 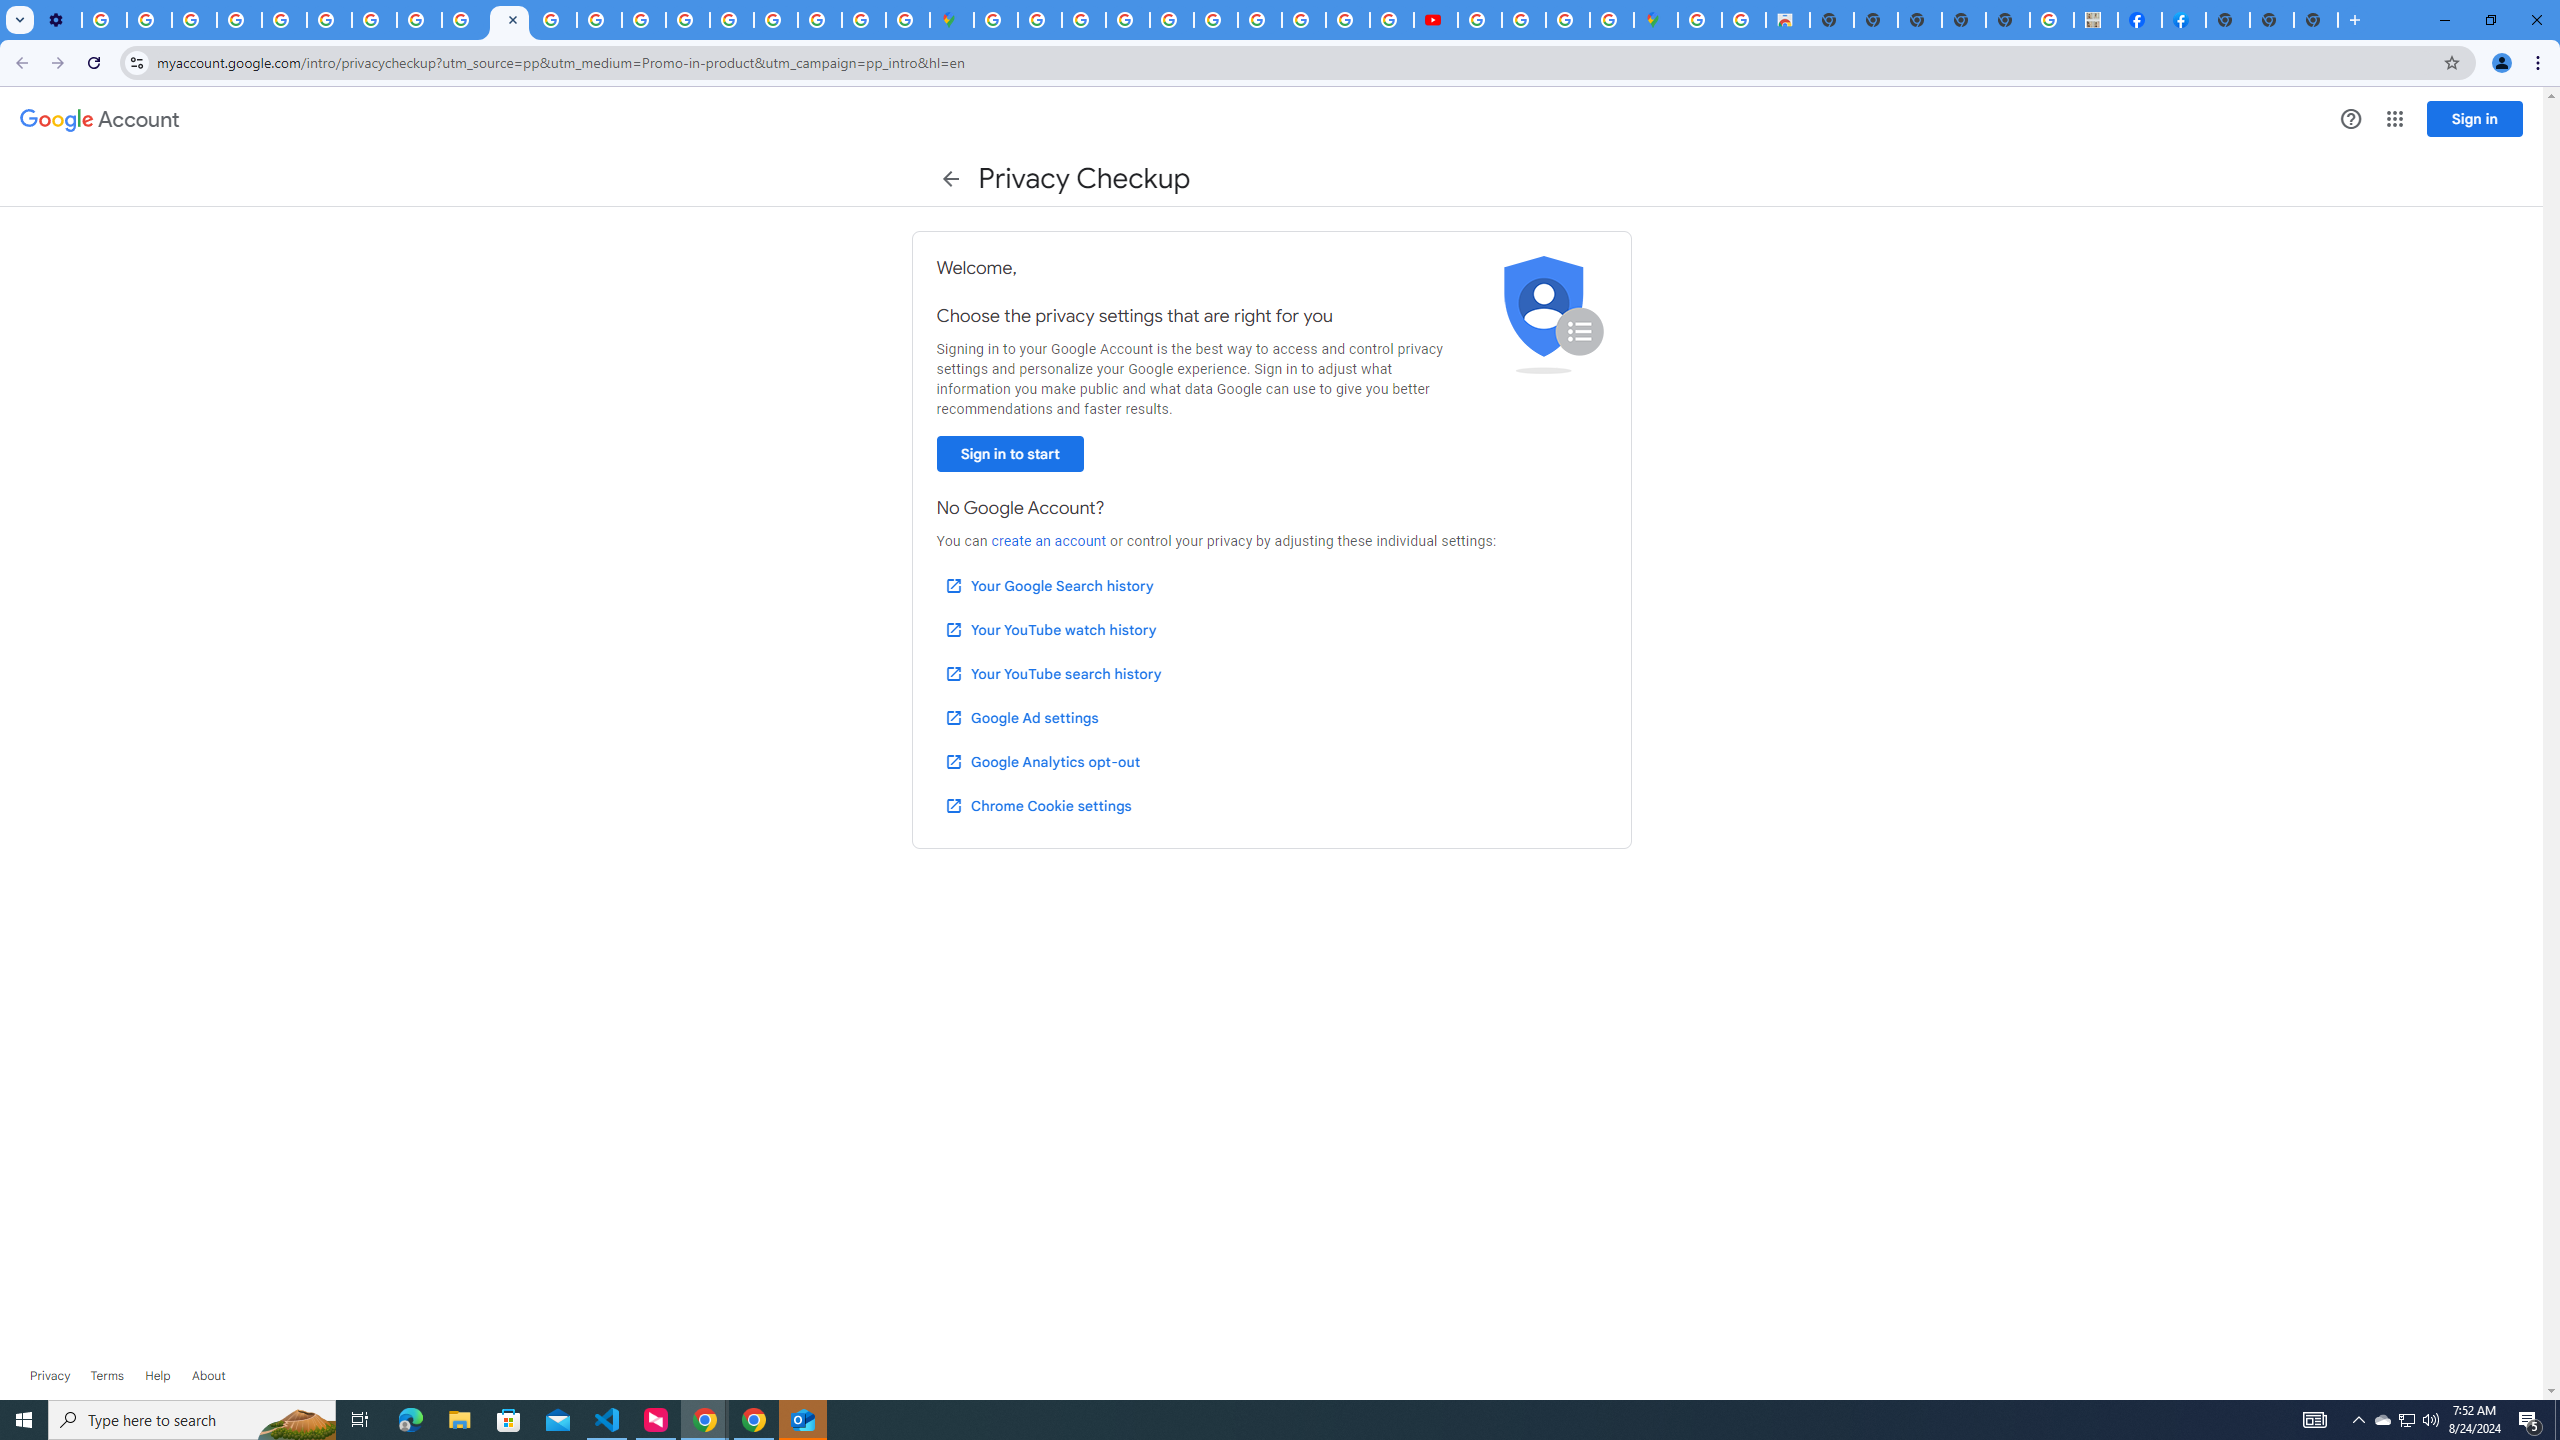 I want to click on 'Google Analytics opt-out', so click(x=1040, y=762).